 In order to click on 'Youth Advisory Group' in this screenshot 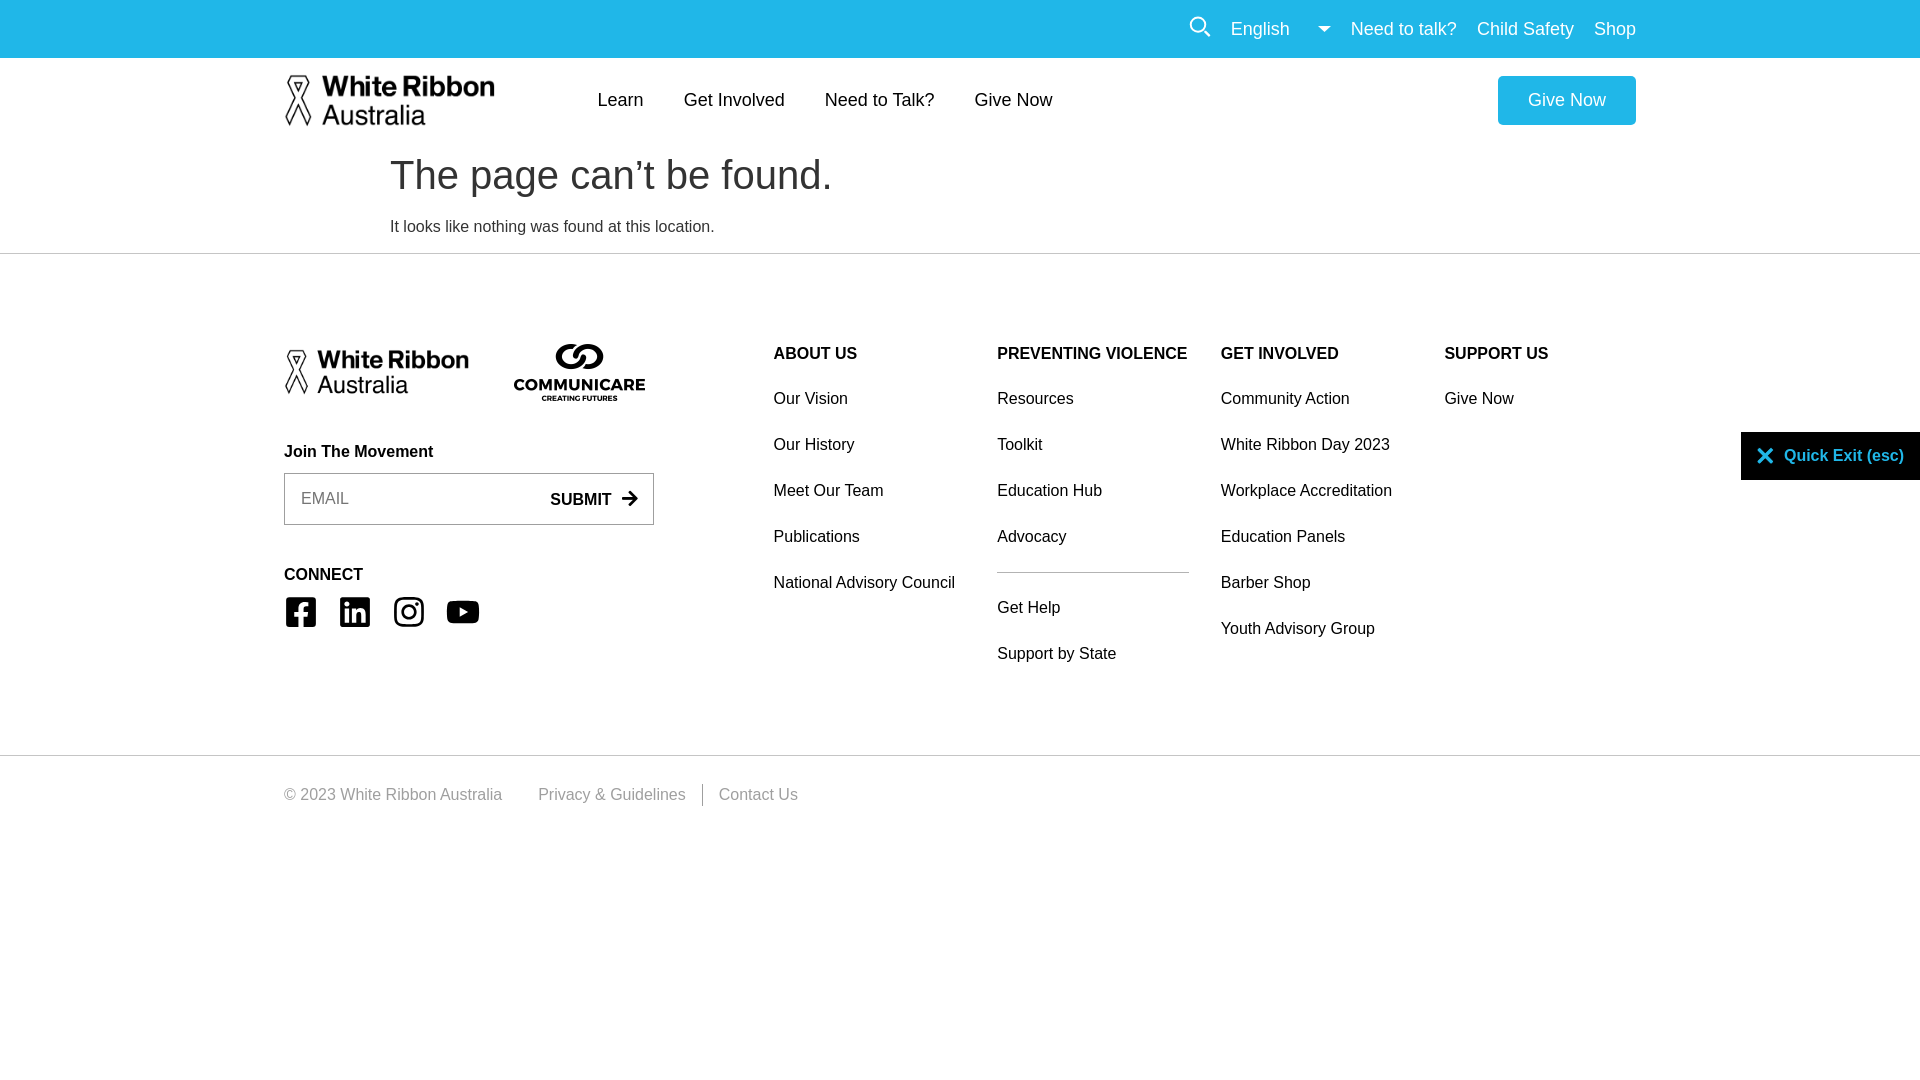, I will do `click(1219, 627)`.